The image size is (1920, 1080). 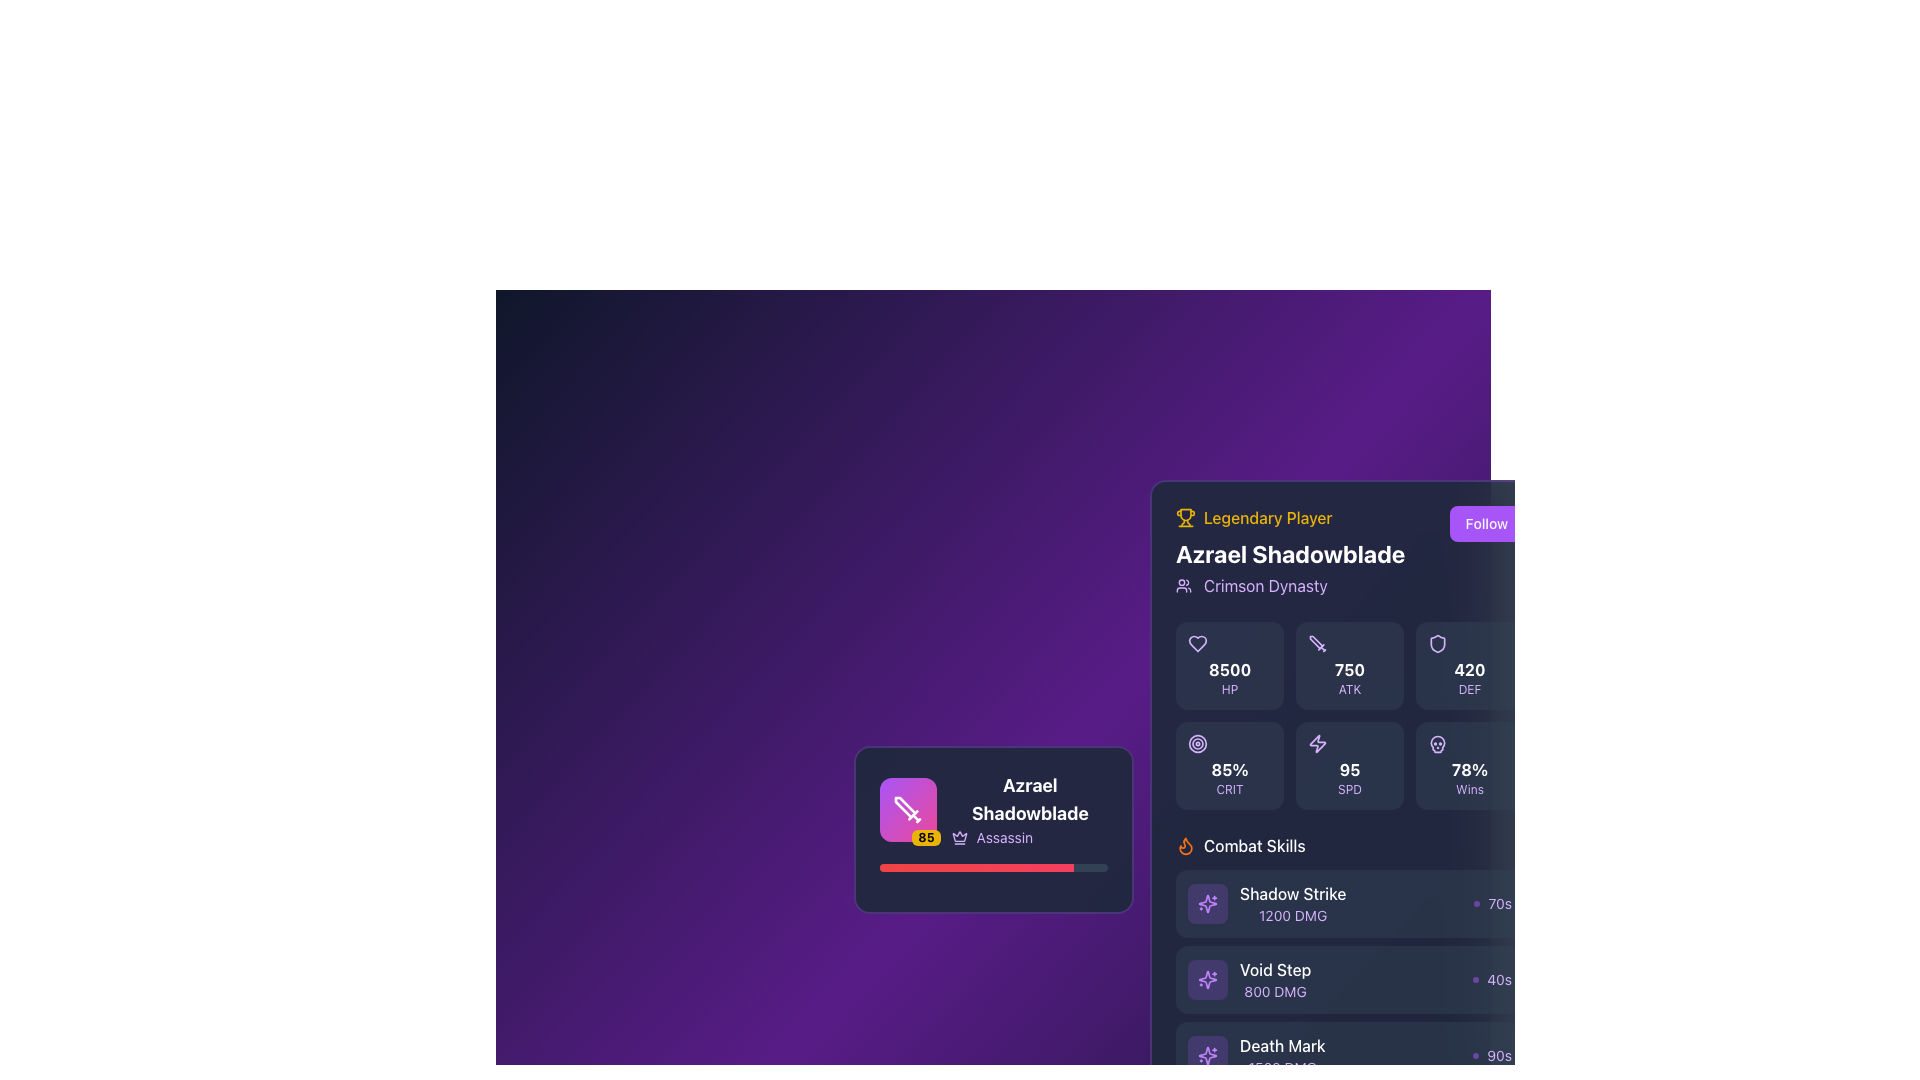 What do you see at coordinates (925, 837) in the screenshot?
I see `displayed numerical value on the Badge located at the bottom-right corner of the purple-to-pink gradient icon featuring a sword illustration` at bounding box center [925, 837].